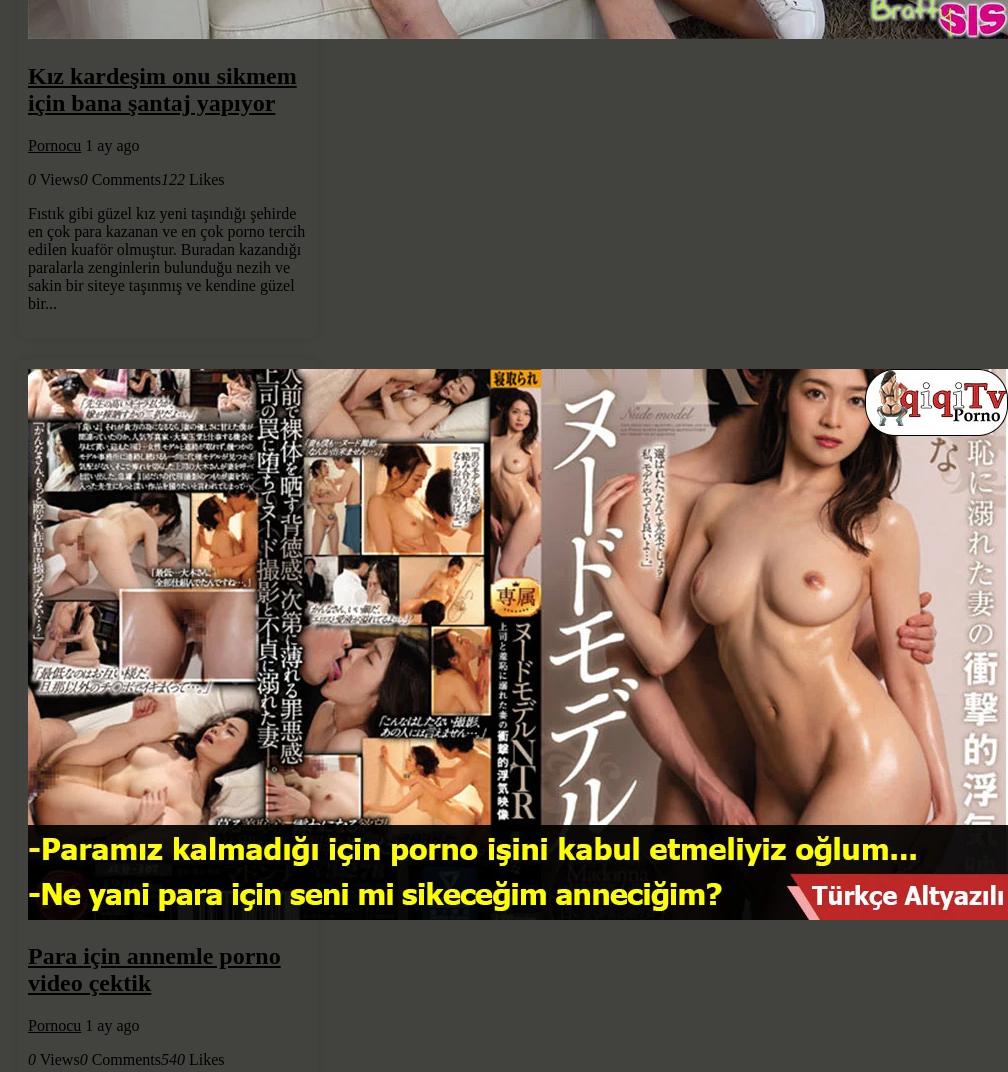 This screenshot has height=1072, width=1008. Describe the element at coordinates (154, 968) in the screenshot. I see `'Para için annemle porno video çektik'` at that location.